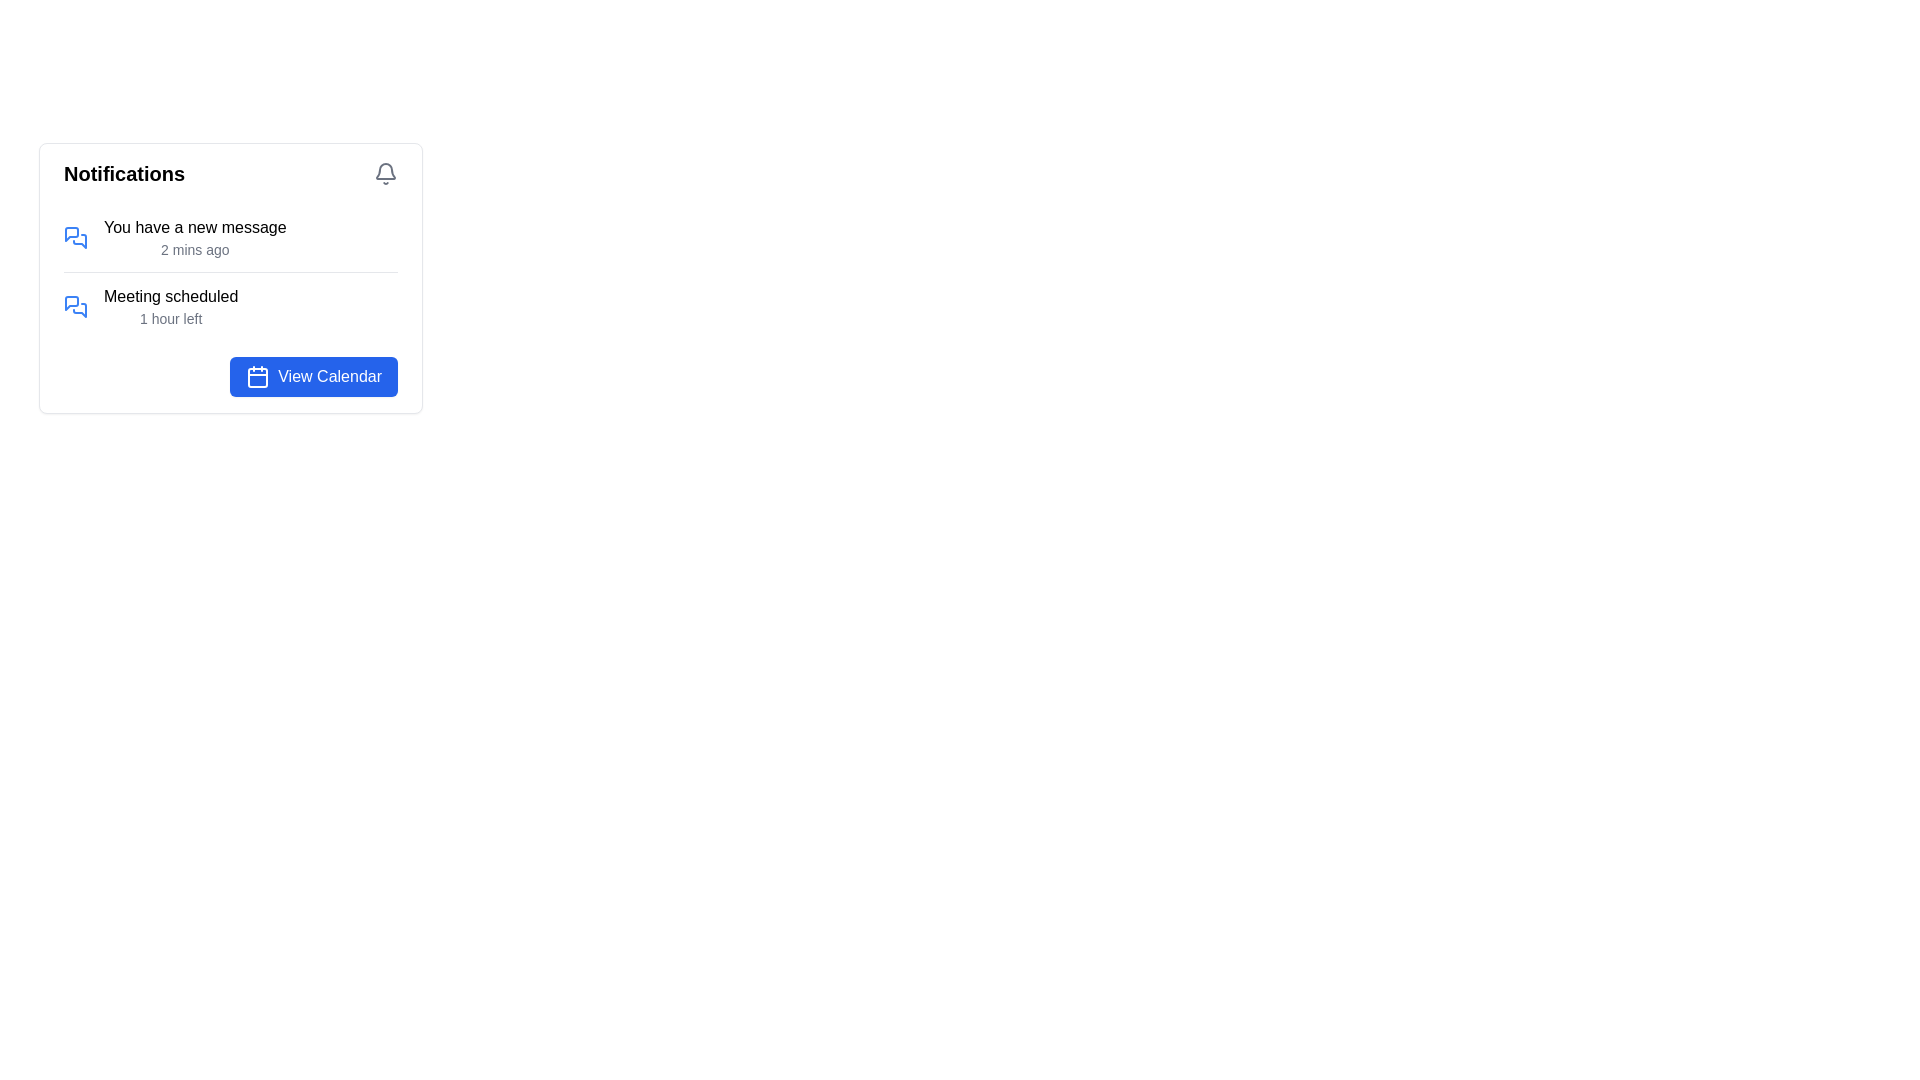 The width and height of the screenshot is (1920, 1080). I want to click on the 'View Calendar' button containing the small blue calendar icon located to the left of the text, so click(257, 377).